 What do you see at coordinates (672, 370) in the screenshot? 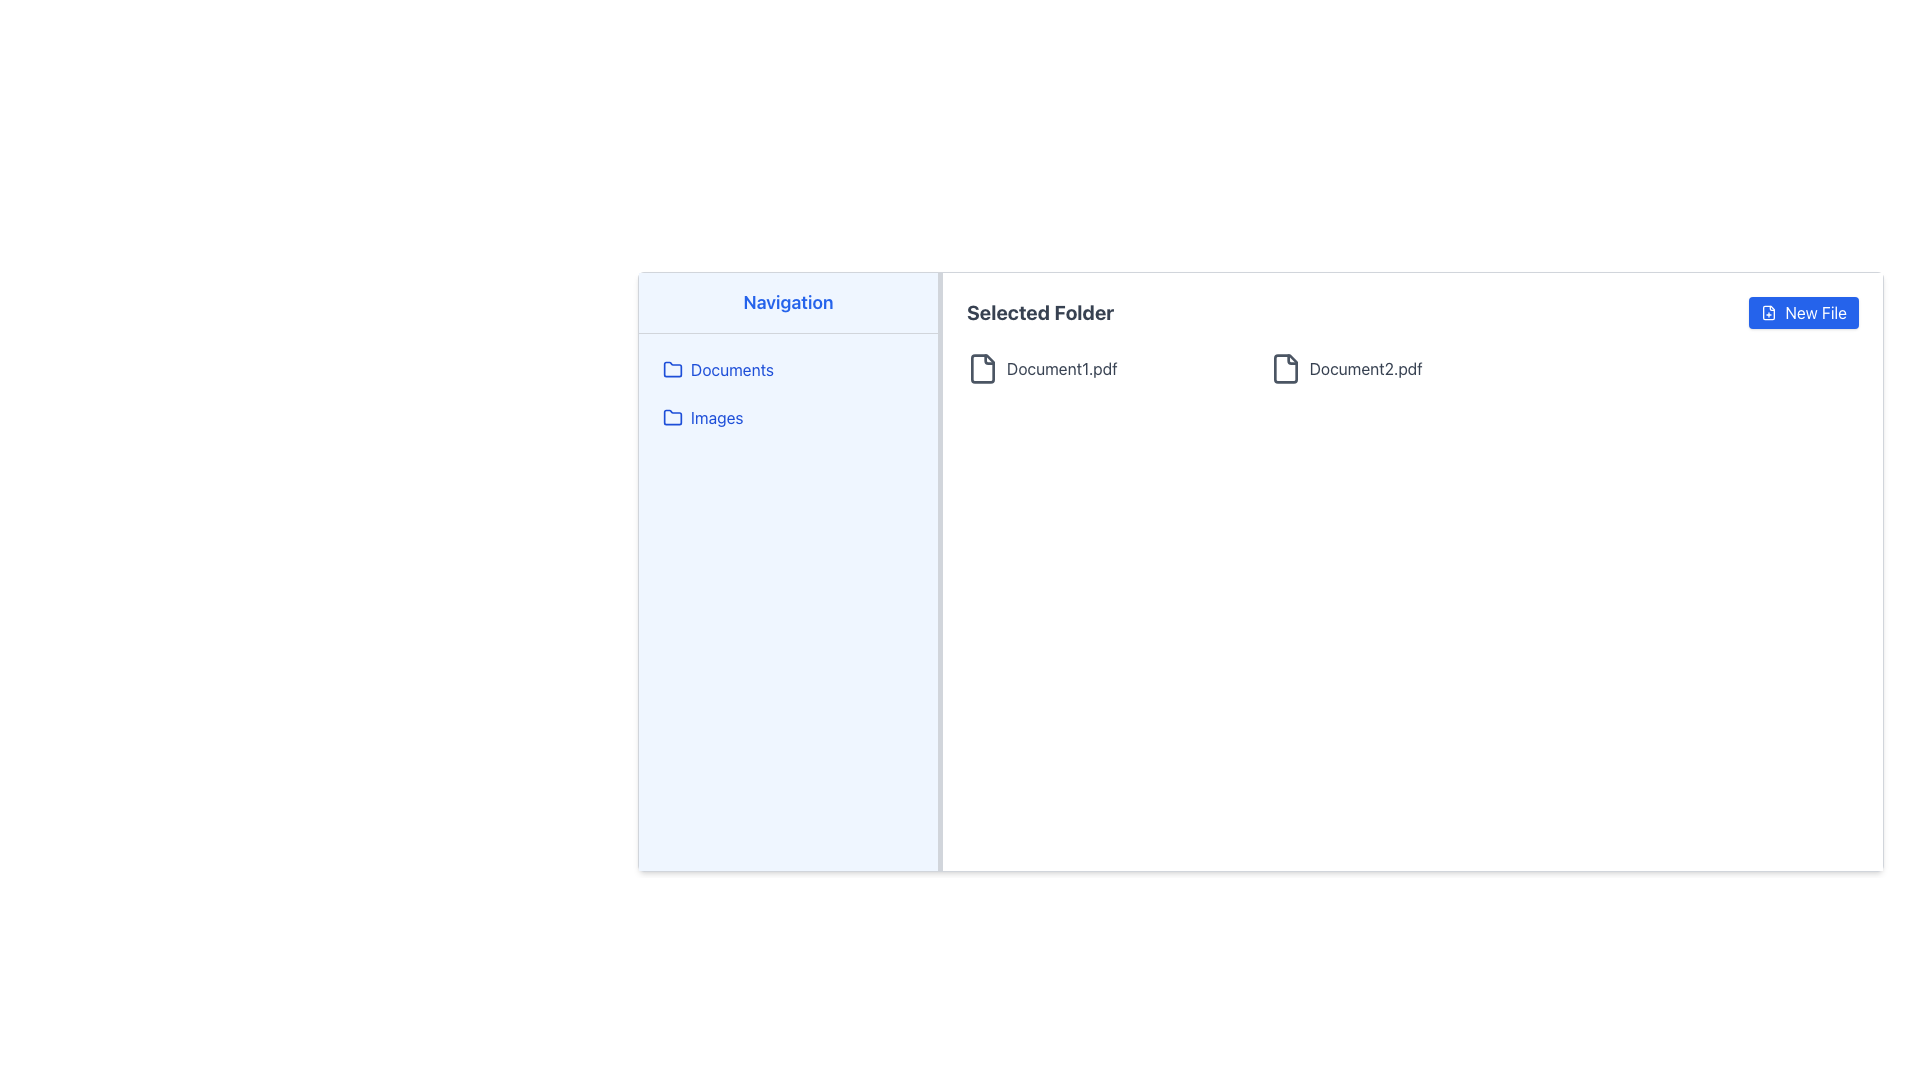
I see `the blue folder-like icon located to the left of the 'Documents' text label in the navigation menu` at bounding box center [672, 370].